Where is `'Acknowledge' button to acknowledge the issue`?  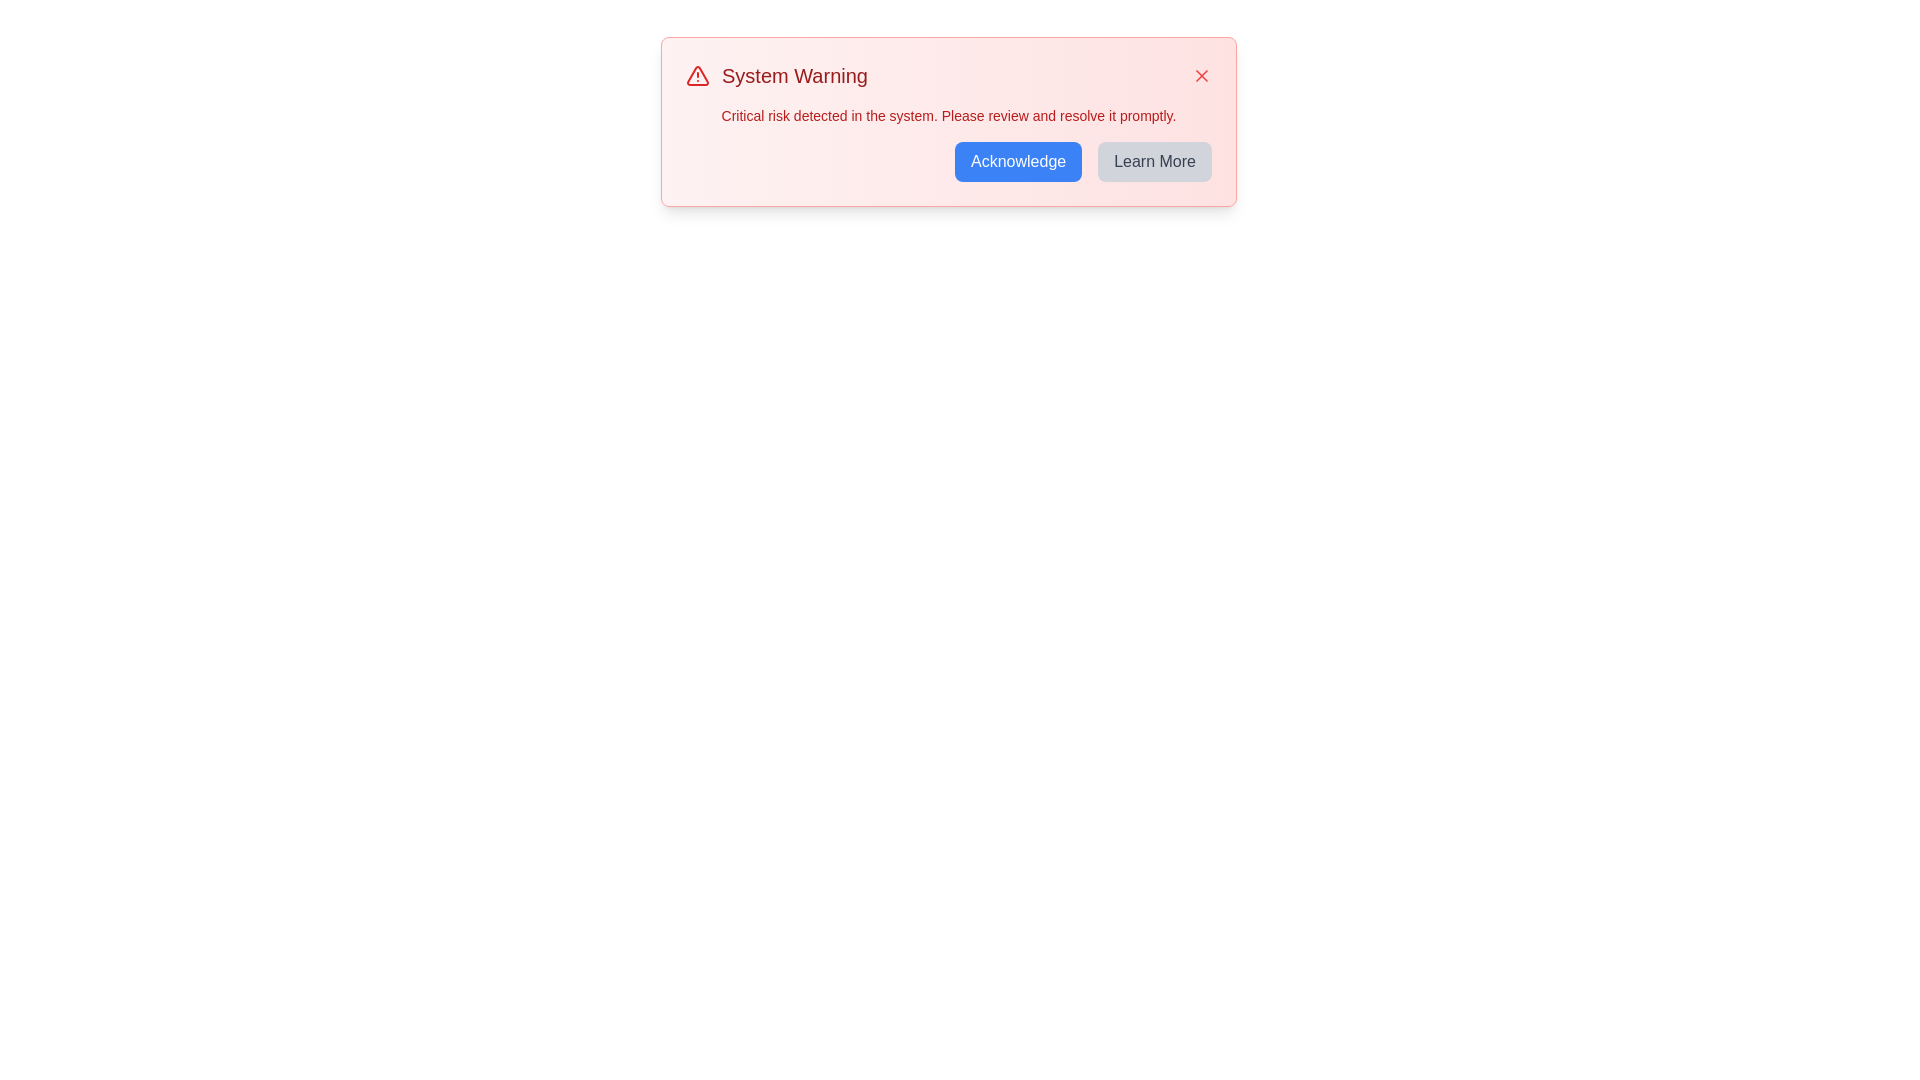 'Acknowledge' button to acknowledge the issue is located at coordinates (1017, 161).